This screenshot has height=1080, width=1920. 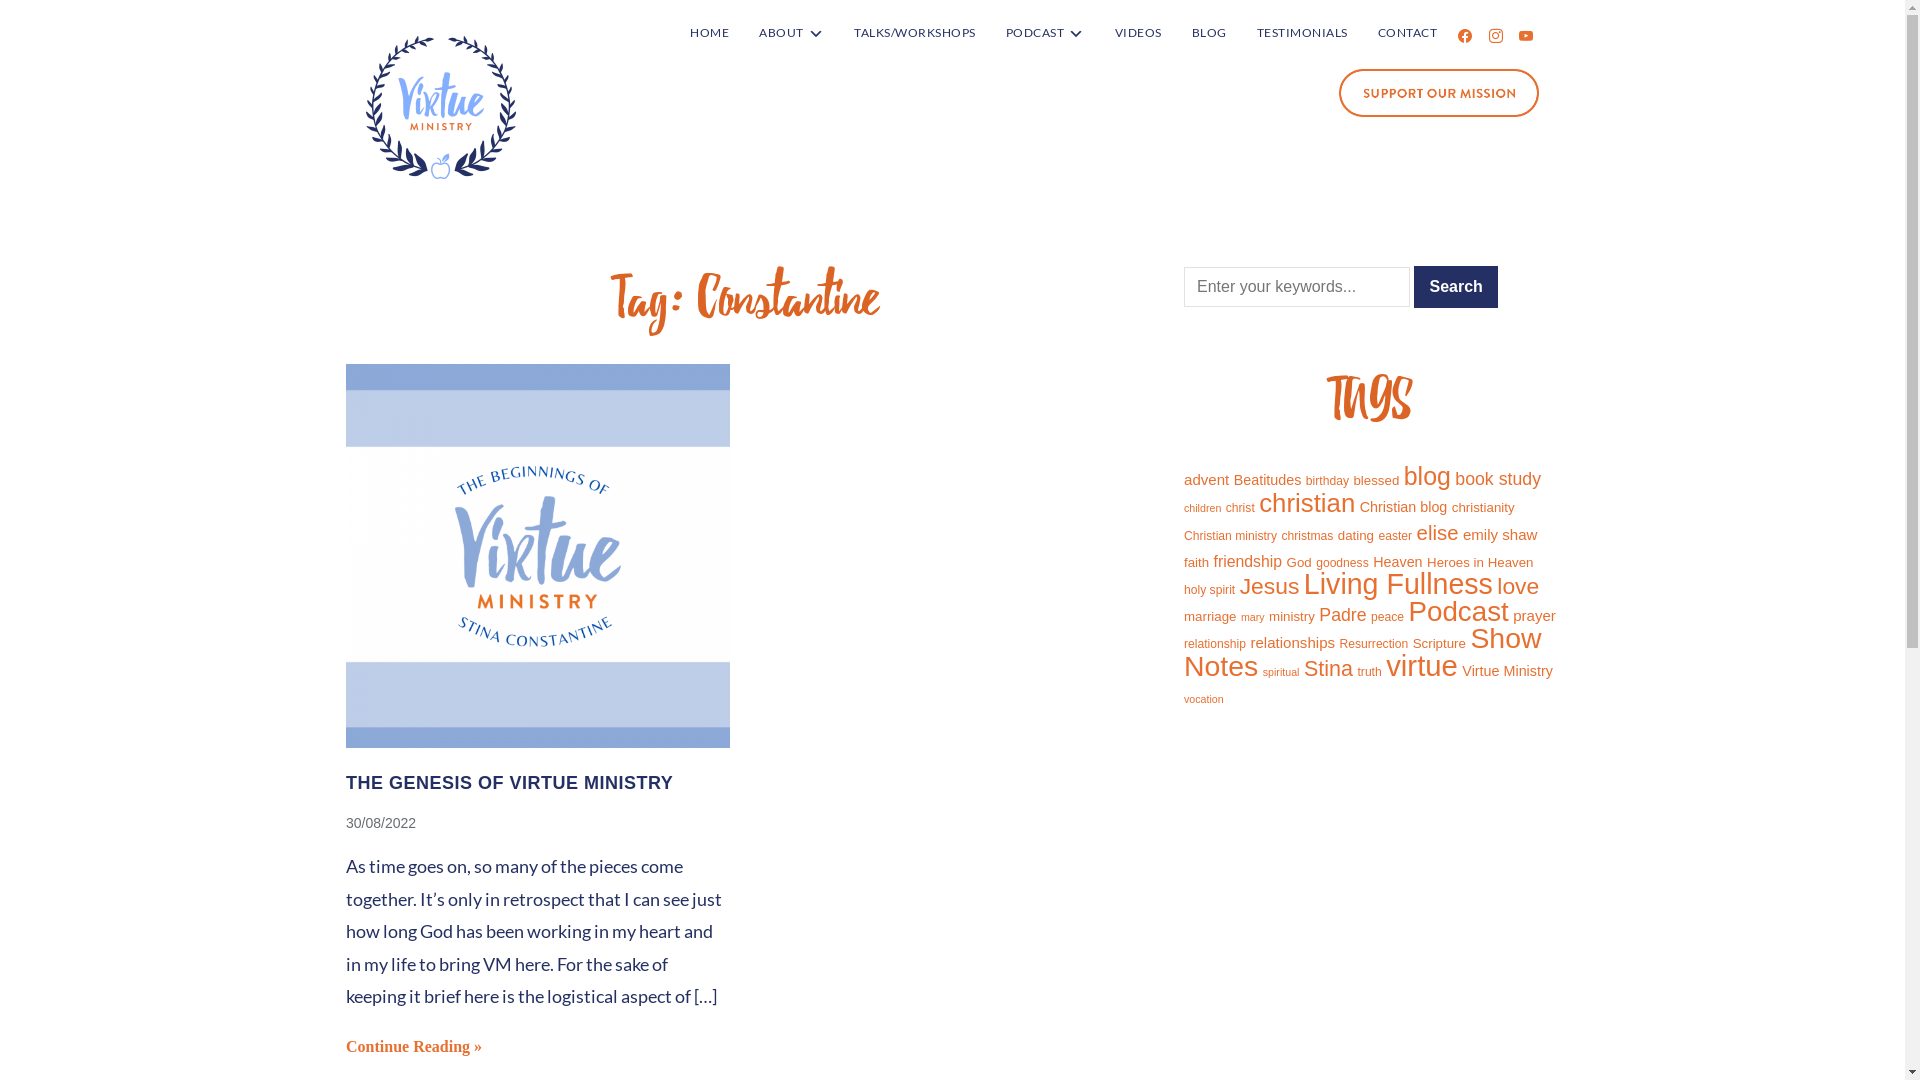 I want to click on 'Christian ministry', so click(x=1184, y=535).